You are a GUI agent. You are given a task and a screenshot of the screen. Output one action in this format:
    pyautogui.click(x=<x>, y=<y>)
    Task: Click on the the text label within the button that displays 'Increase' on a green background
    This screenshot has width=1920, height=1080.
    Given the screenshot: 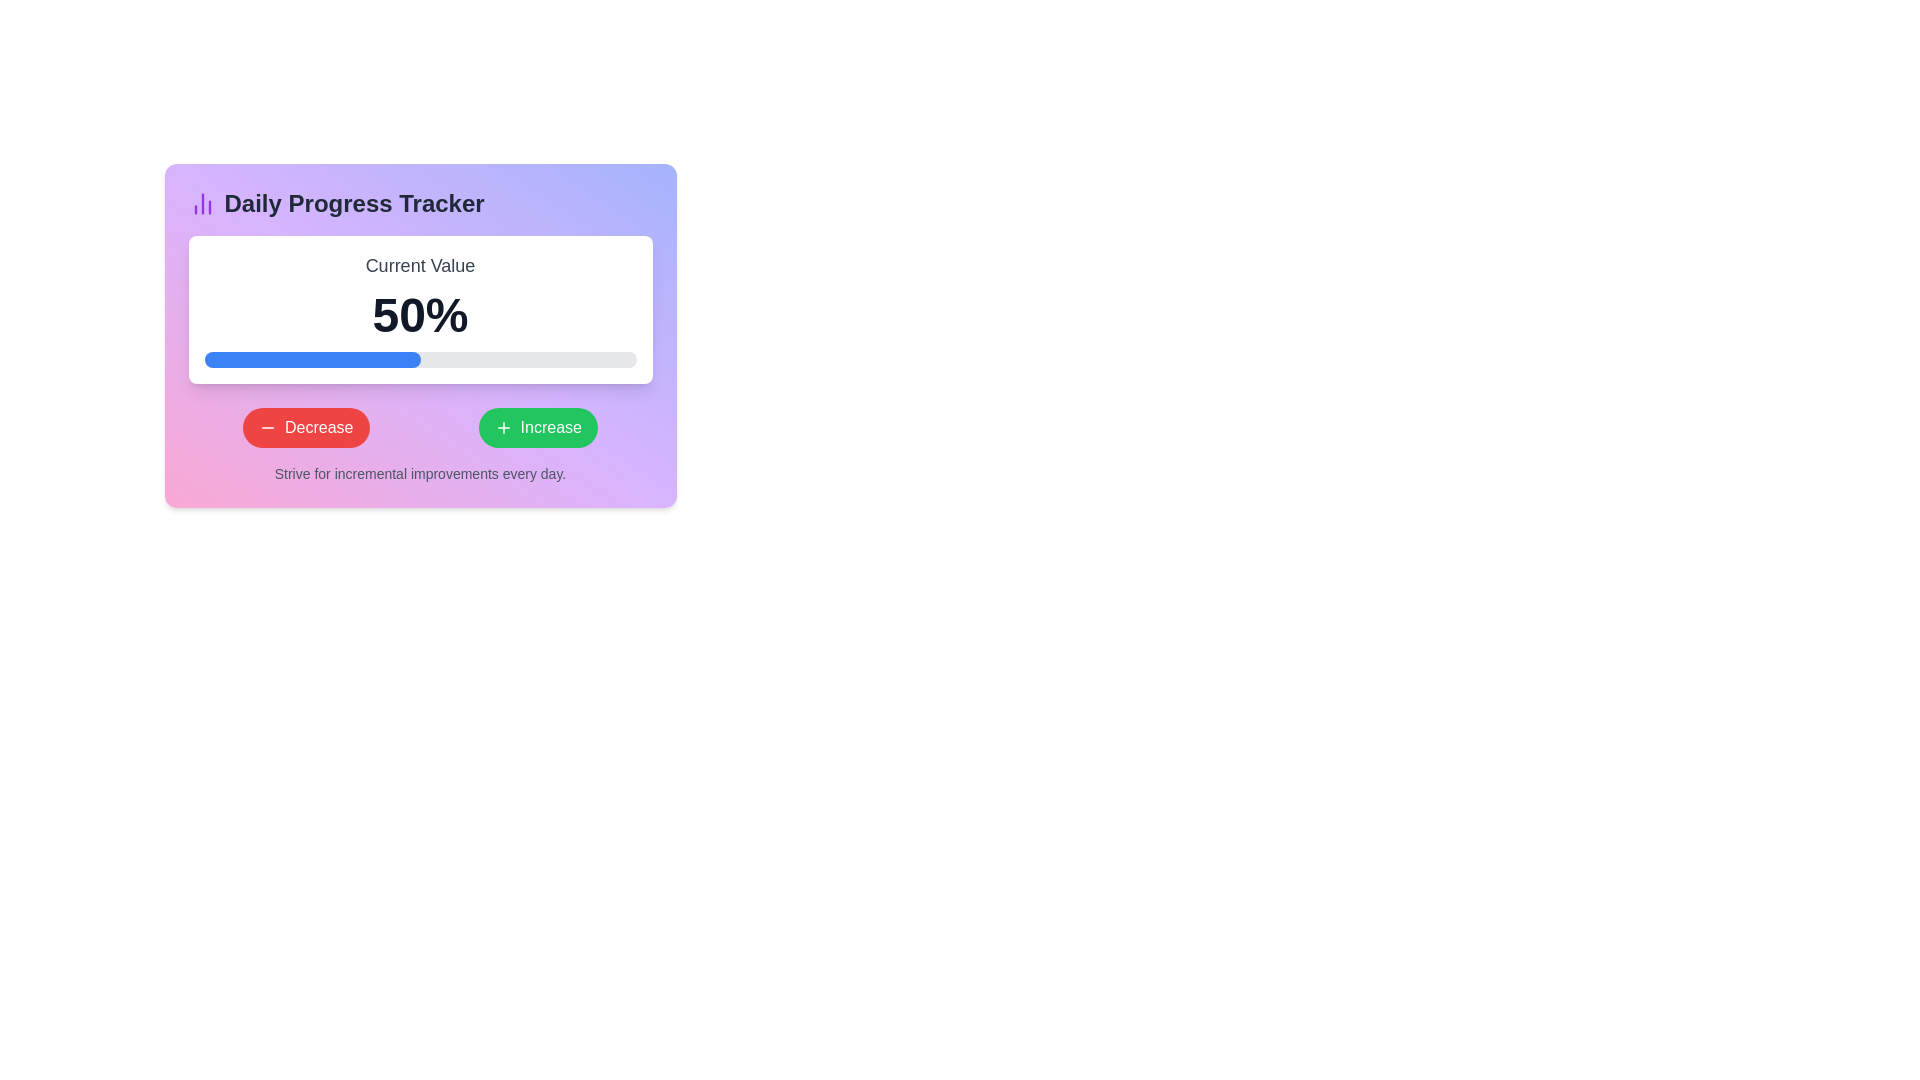 What is the action you would take?
    pyautogui.click(x=551, y=427)
    